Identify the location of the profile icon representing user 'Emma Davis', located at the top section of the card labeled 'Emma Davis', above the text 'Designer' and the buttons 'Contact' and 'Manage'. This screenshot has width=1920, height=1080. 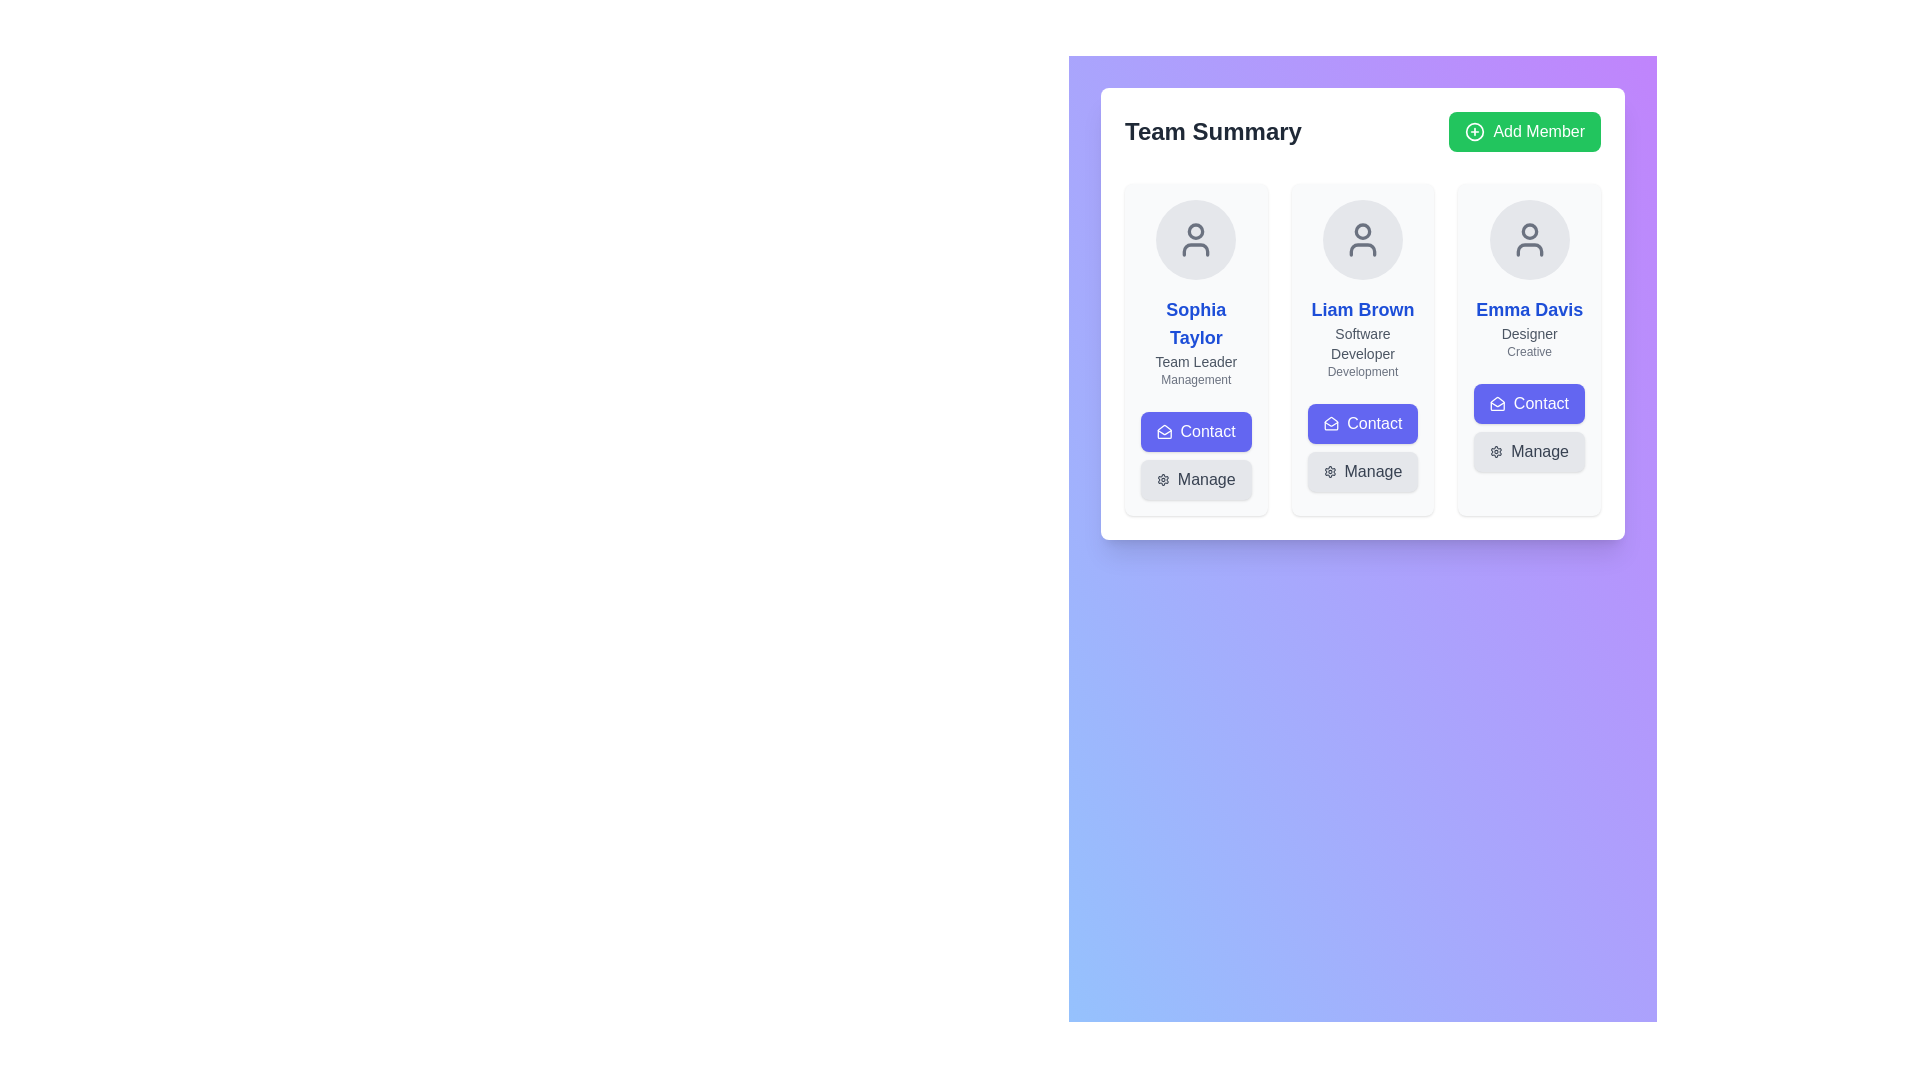
(1528, 238).